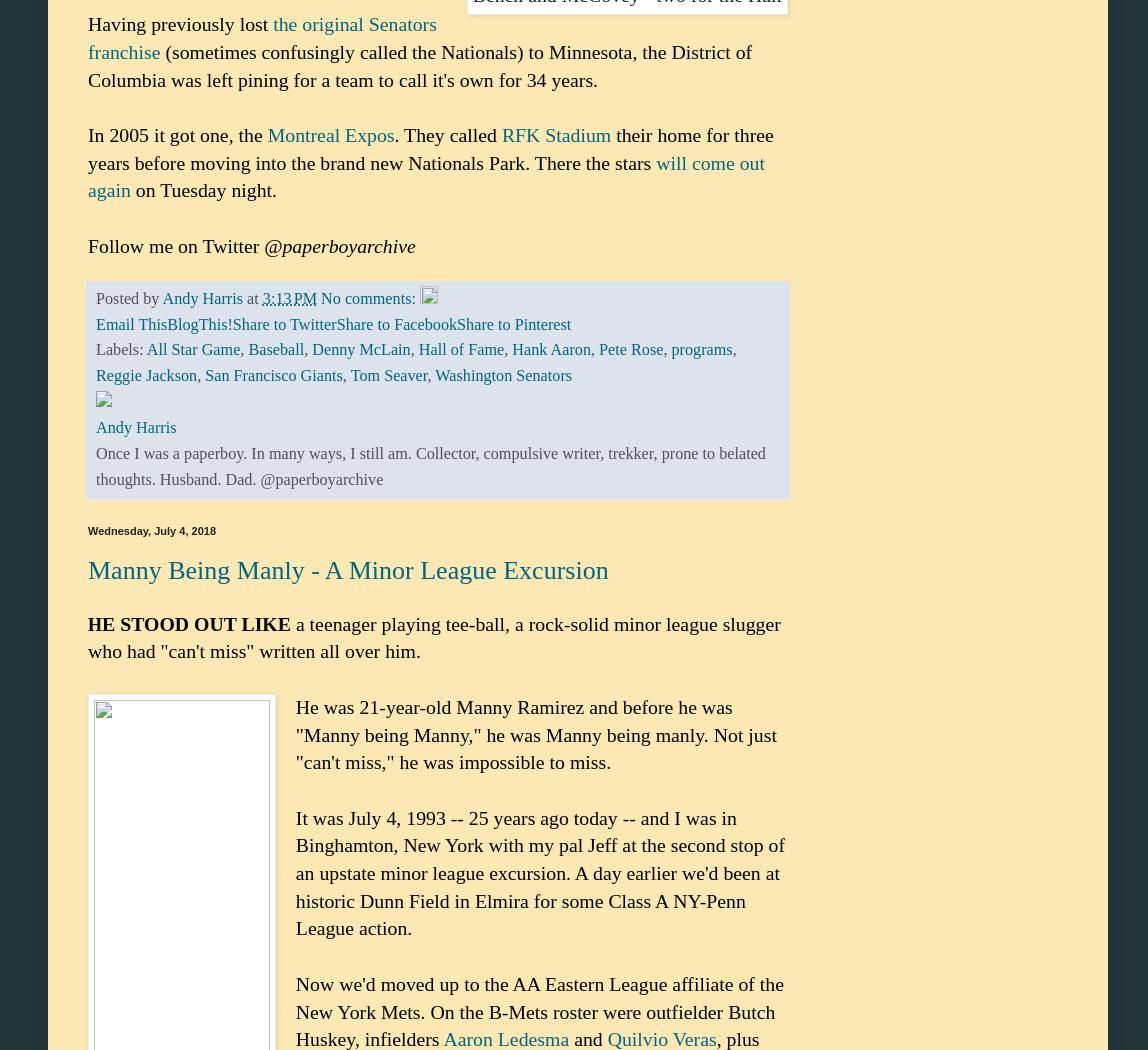 The image size is (1148, 1050). I want to click on 'Denny McLain', so click(312, 348).